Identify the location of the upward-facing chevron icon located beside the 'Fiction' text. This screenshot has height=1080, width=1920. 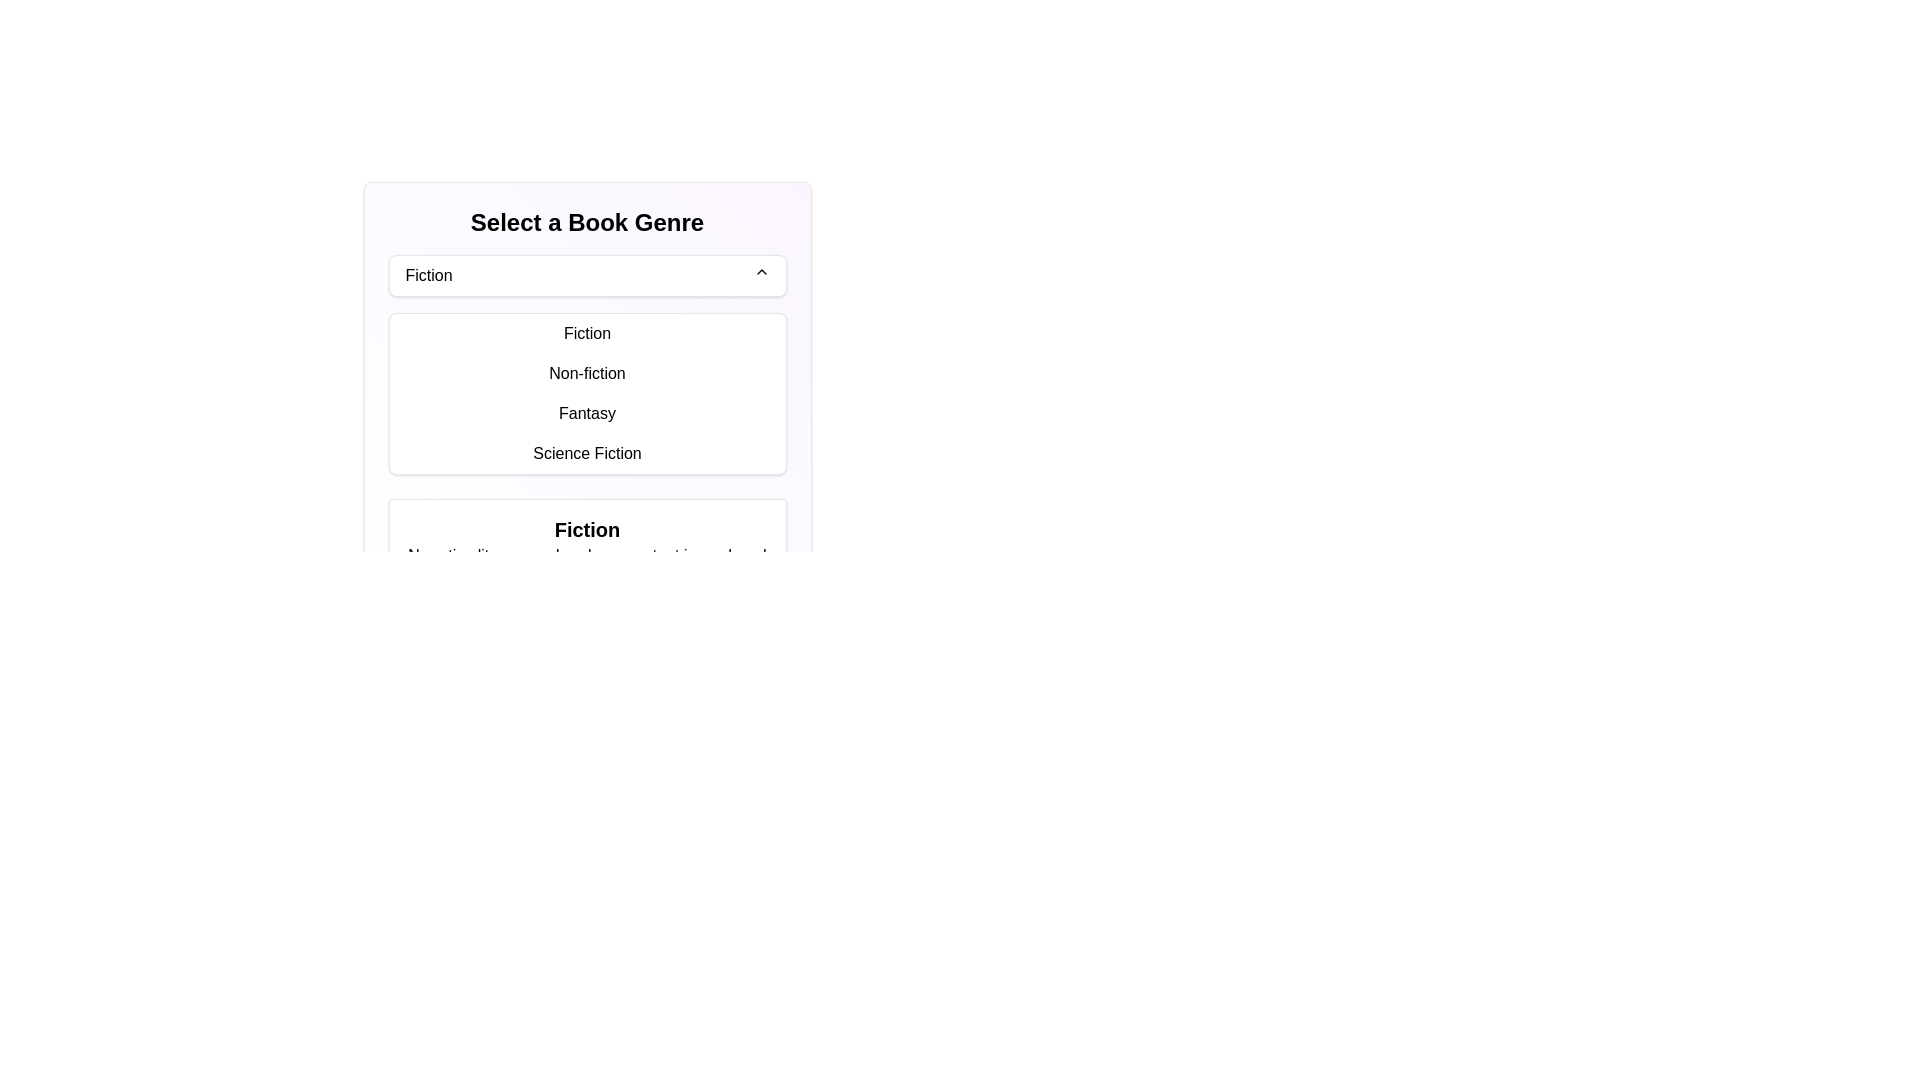
(760, 272).